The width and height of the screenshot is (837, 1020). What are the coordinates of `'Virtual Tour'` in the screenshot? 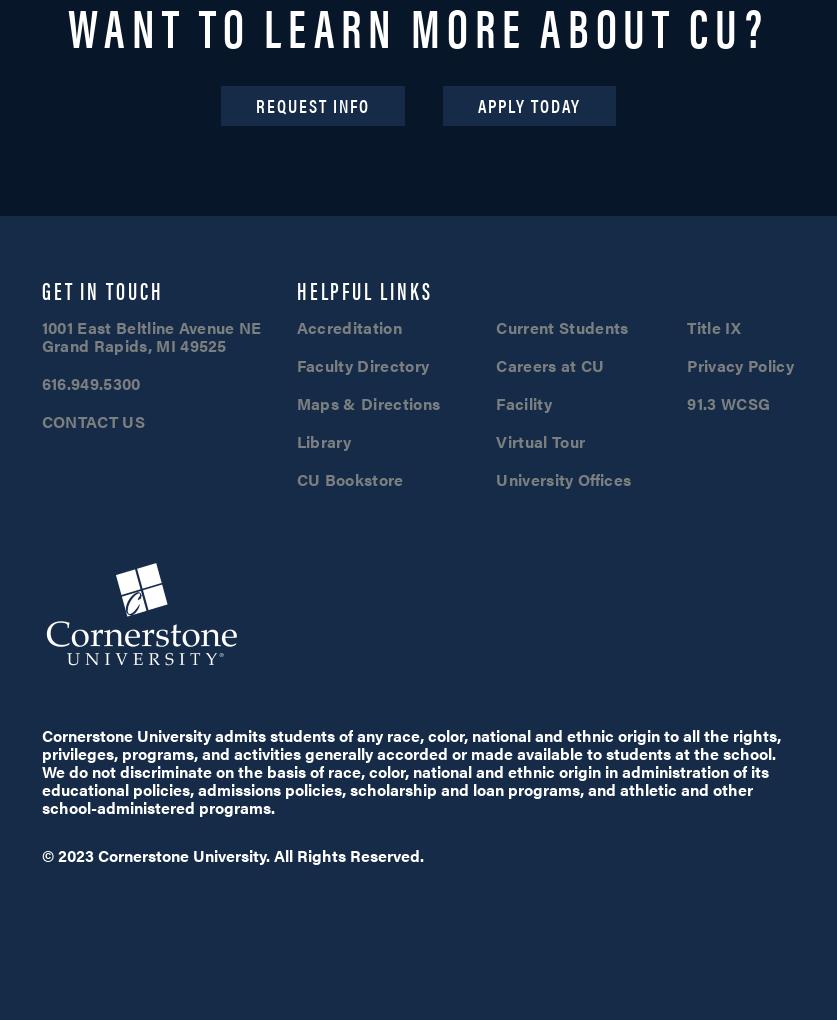 It's located at (539, 439).